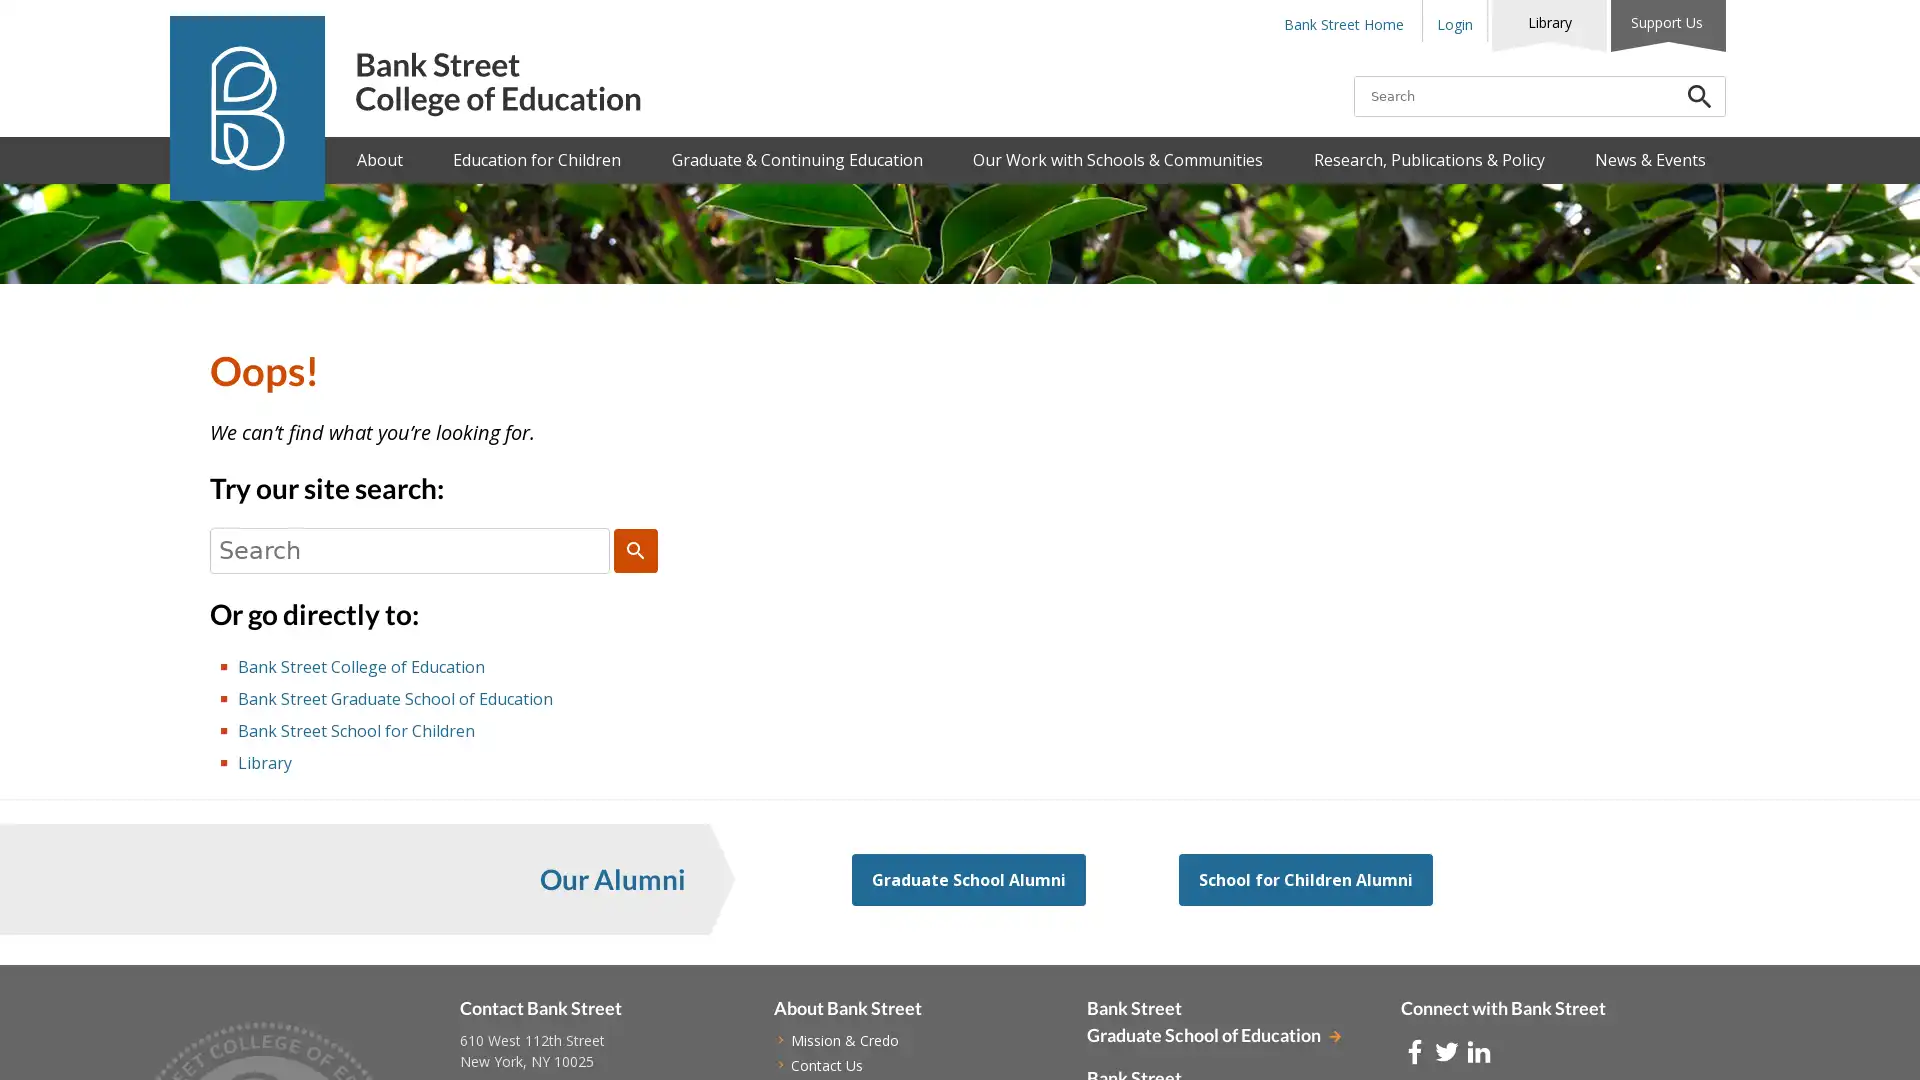  Describe the element at coordinates (634, 551) in the screenshot. I see `Search` at that location.